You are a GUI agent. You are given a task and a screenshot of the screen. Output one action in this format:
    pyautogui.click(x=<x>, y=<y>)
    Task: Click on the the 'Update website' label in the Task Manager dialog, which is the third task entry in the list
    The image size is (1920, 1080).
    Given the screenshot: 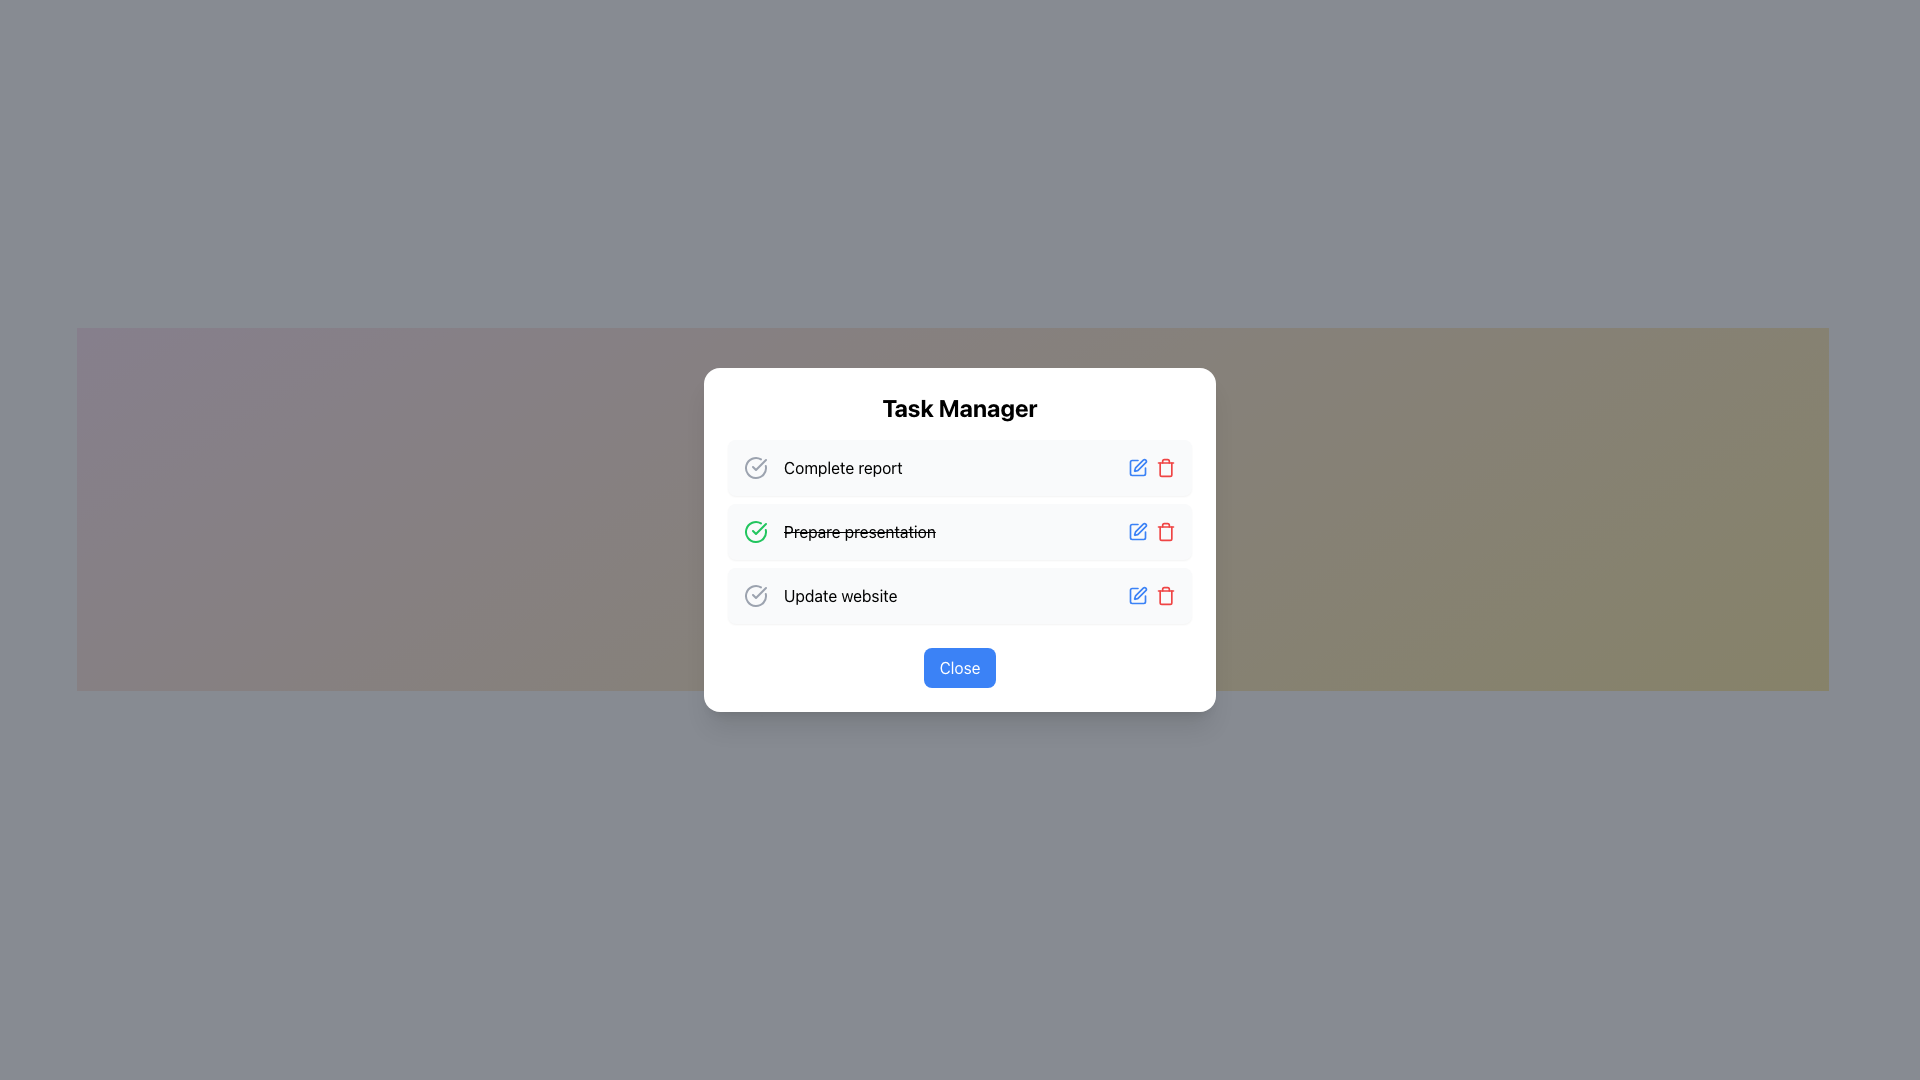 What is the action you would take?
    pyautogui.click(x=840, y=595)
    